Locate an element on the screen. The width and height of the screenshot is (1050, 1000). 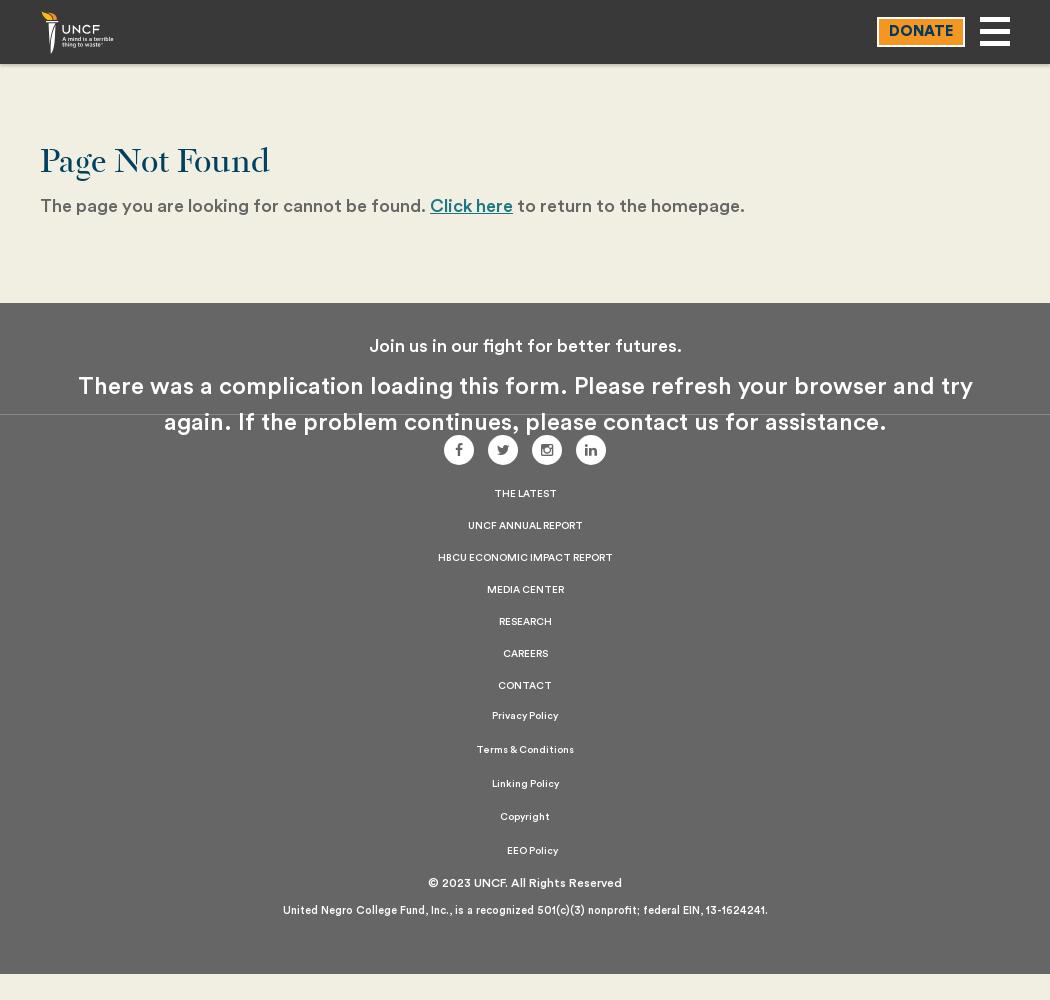
'HBCU Economic Impact Report' is located at coordinates (523, 558).